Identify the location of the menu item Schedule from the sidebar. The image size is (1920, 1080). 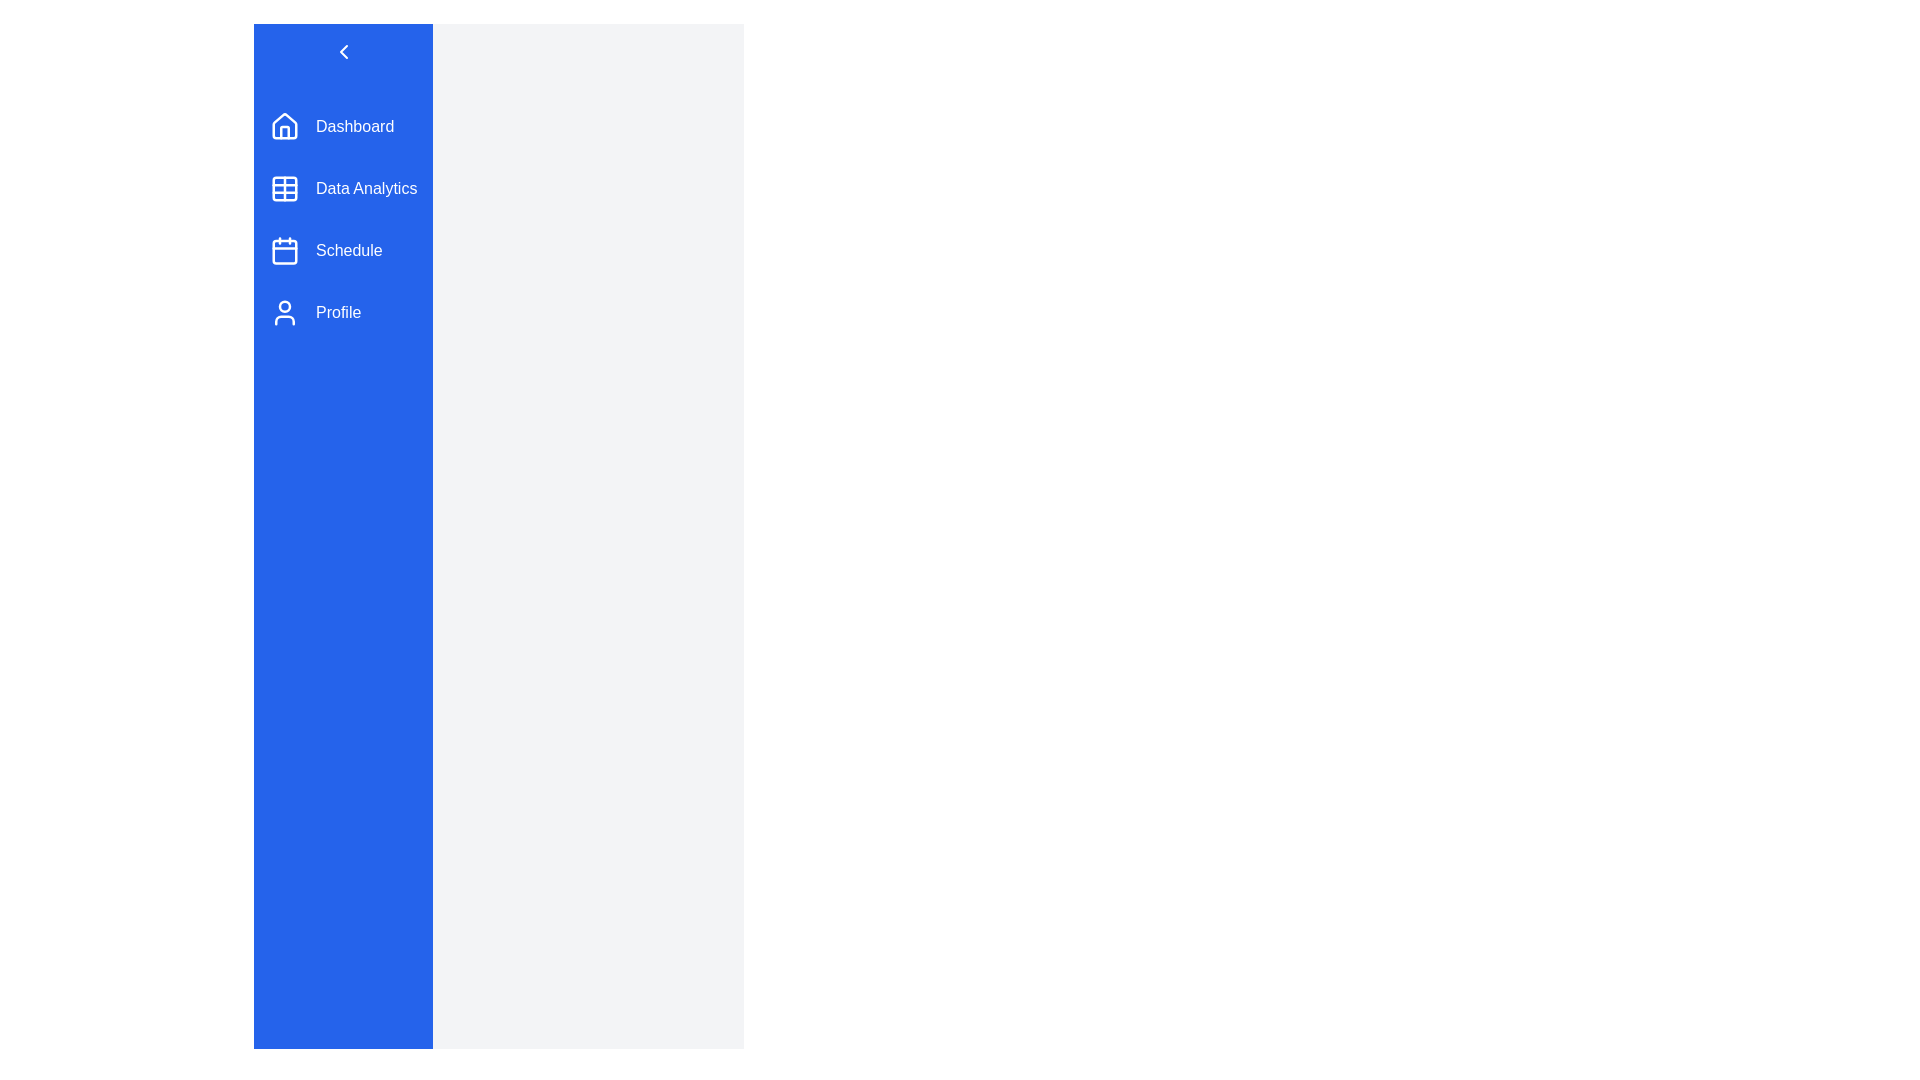
(343, 249).